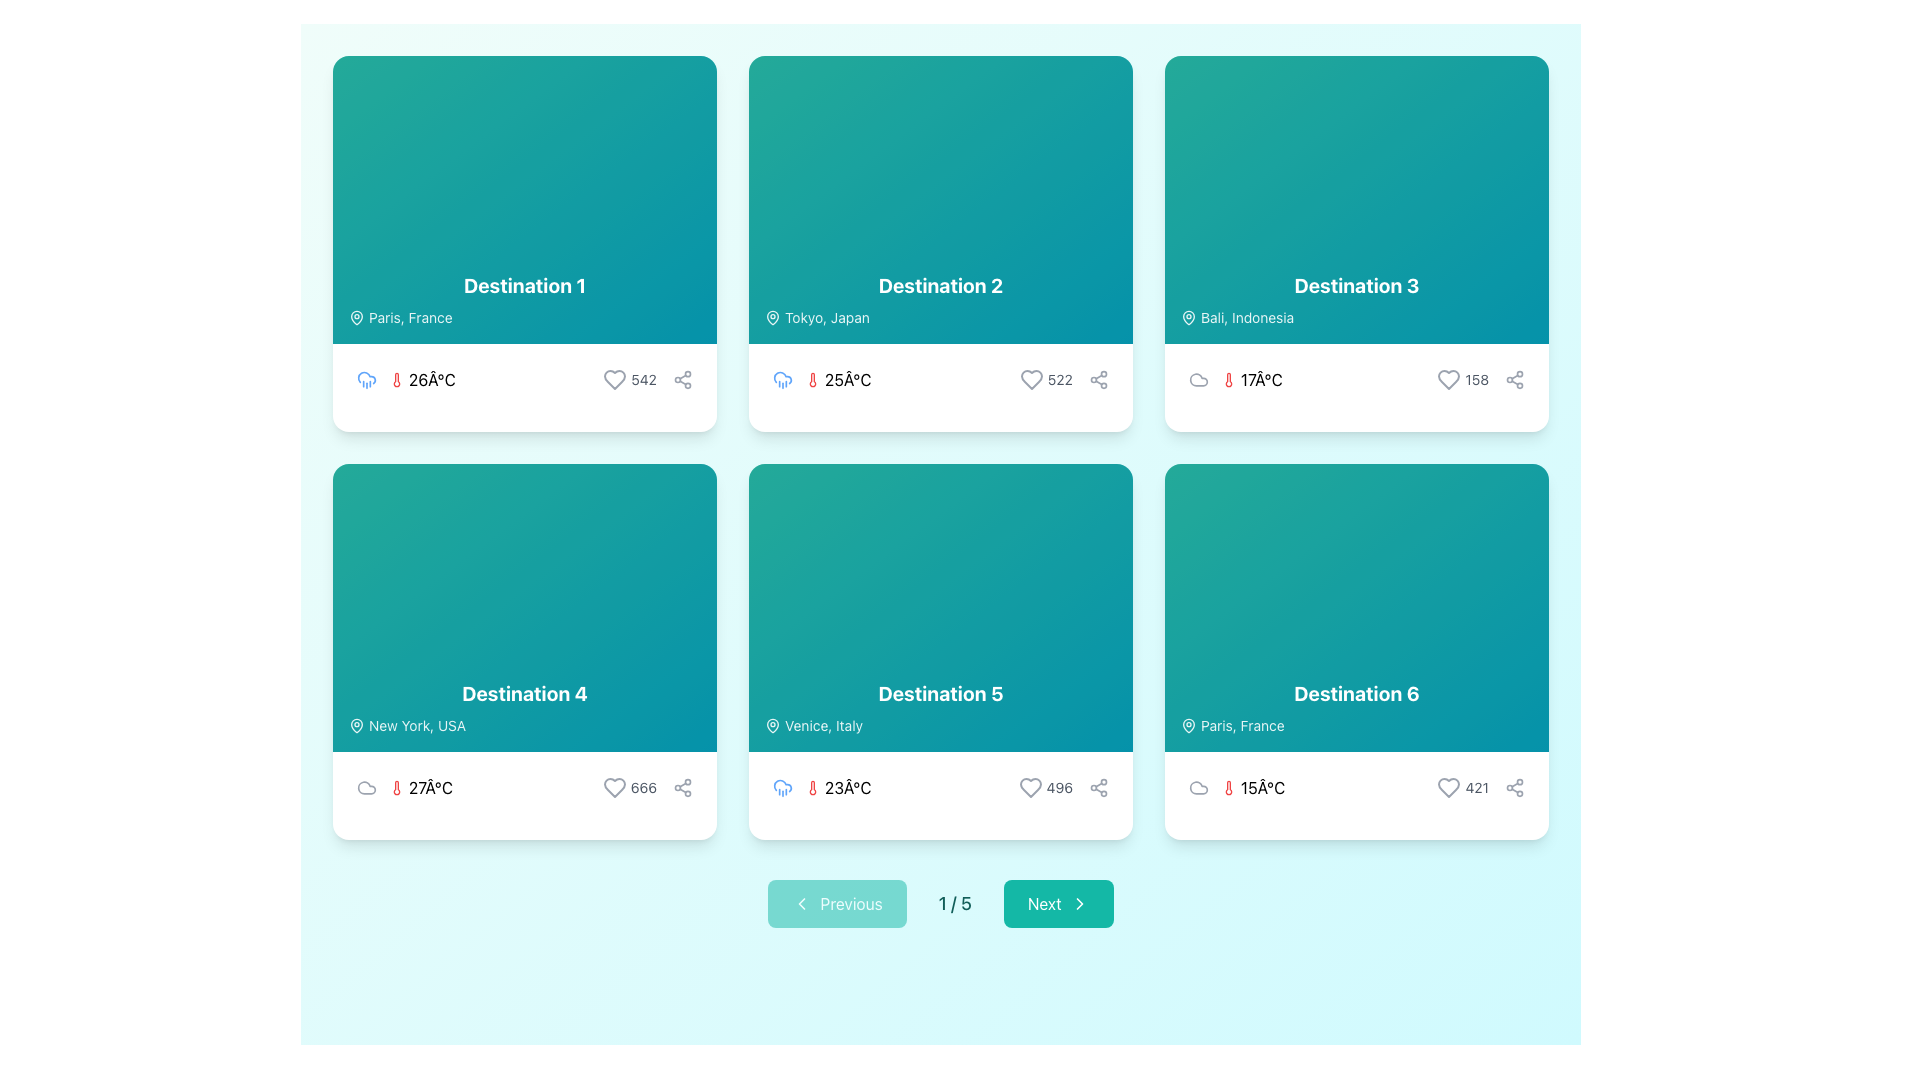 The height and width of the screenshot is (1080, 1920). Describe the element at coordinates (356, 725) in the screenshot. I see `the pin icon located to the left of the text 'New York, USA' in the 'Destination 4' card, which represents a geographic location` at that location.